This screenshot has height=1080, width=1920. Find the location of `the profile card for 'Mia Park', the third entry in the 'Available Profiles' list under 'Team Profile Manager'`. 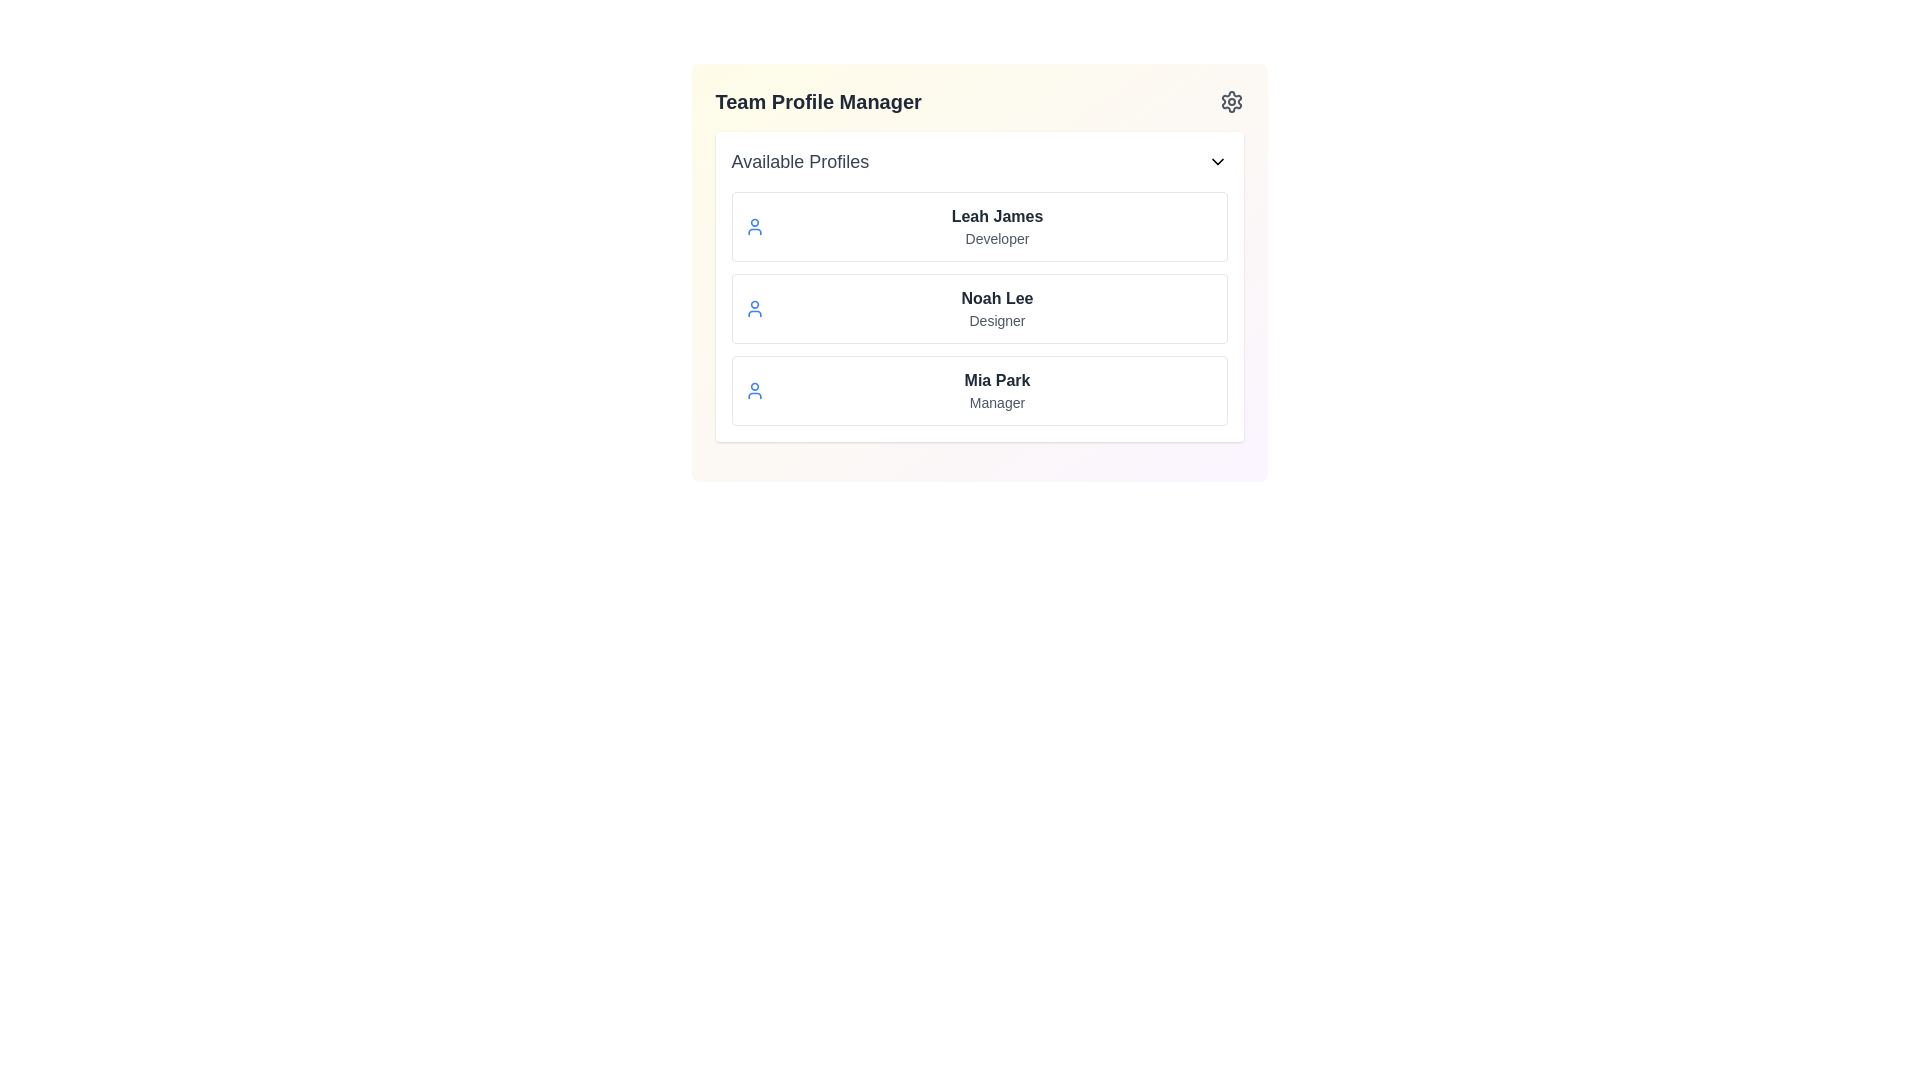

the profile card for 'Mia Park', the third entry in the 'Available Profiles' list under 'Team Profile Manager' is located at coordinates (997, 390).